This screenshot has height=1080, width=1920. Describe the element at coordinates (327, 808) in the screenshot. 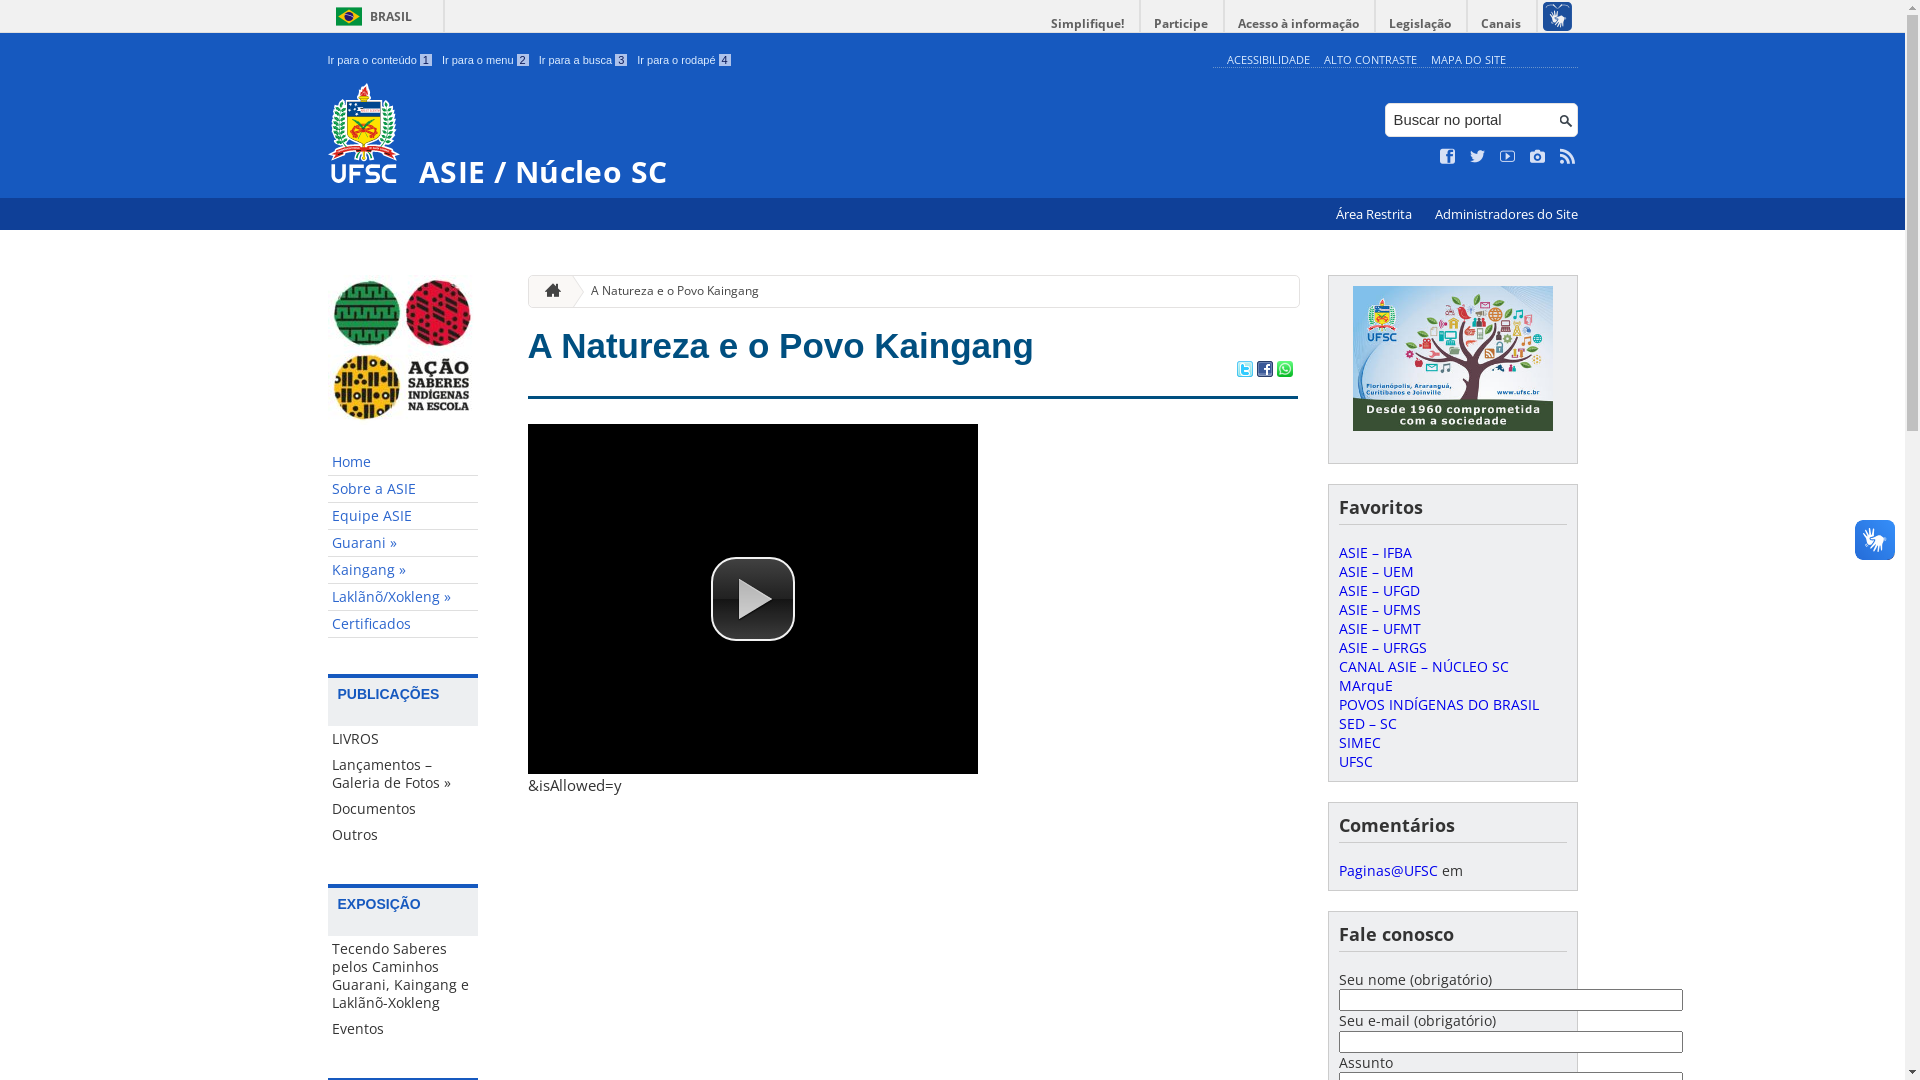

I see `'Documentos'` at that location.